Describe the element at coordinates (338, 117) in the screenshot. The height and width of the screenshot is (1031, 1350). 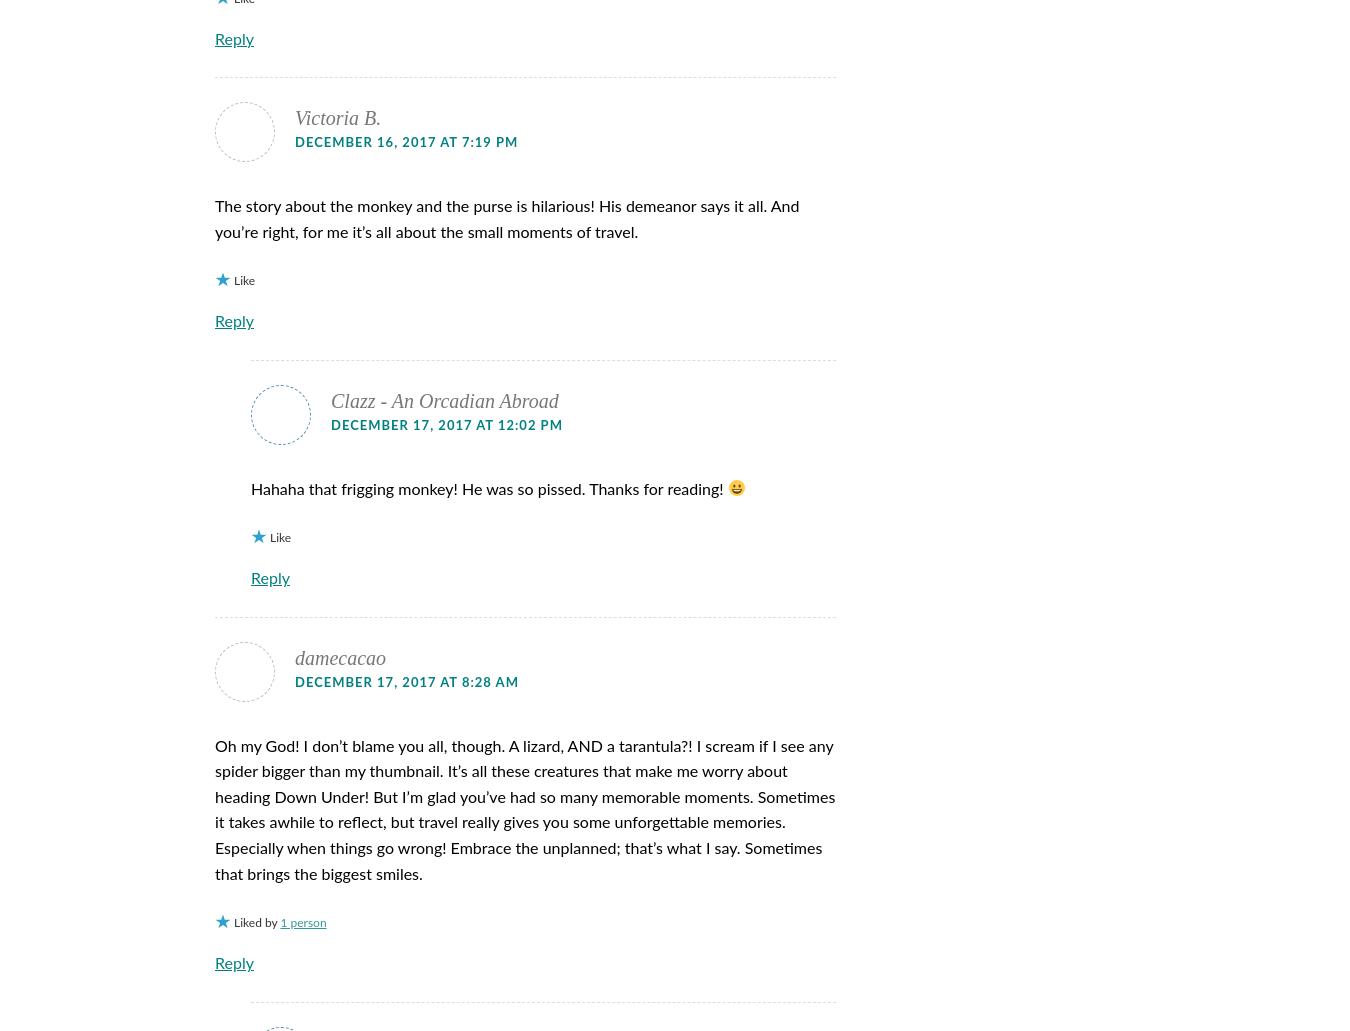
I see `'Victoria B.'` at that location.